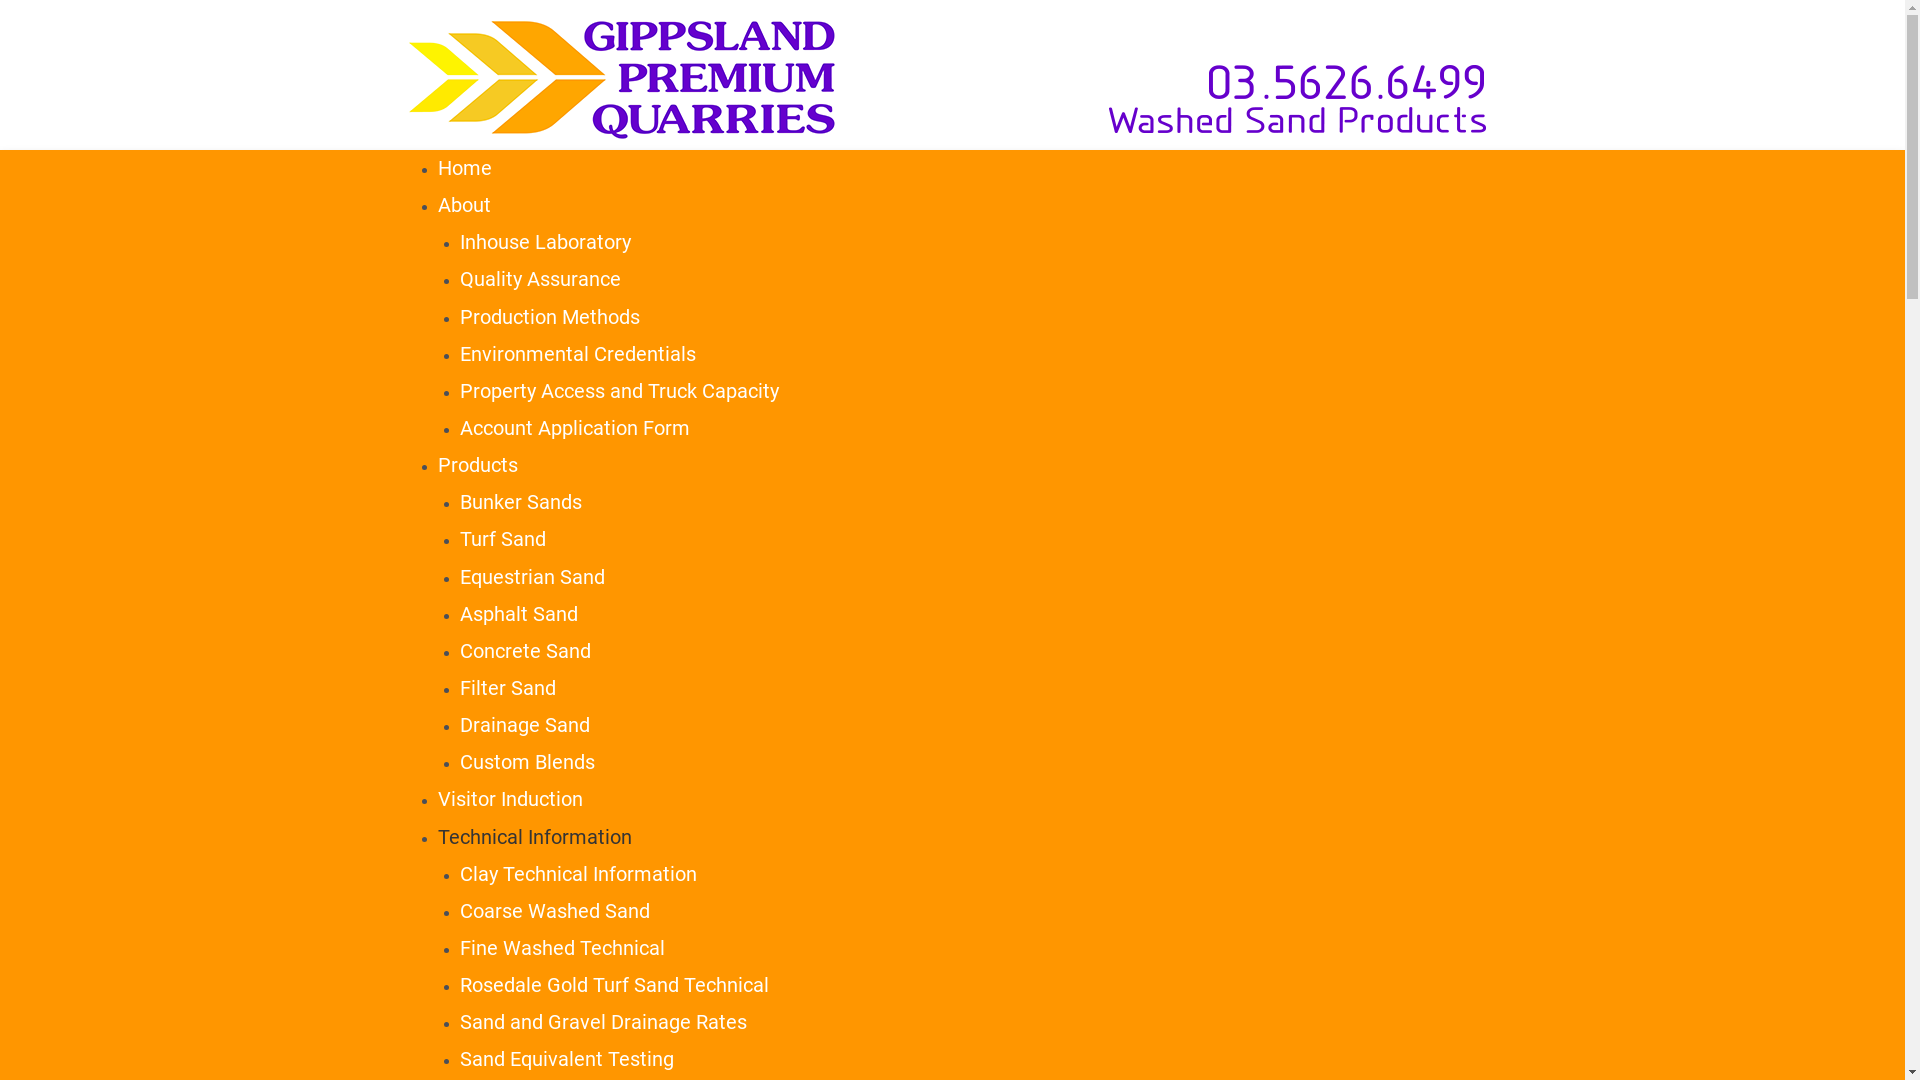  I want to click on 'Property Access and Truck Capacity', so click(618, 390).